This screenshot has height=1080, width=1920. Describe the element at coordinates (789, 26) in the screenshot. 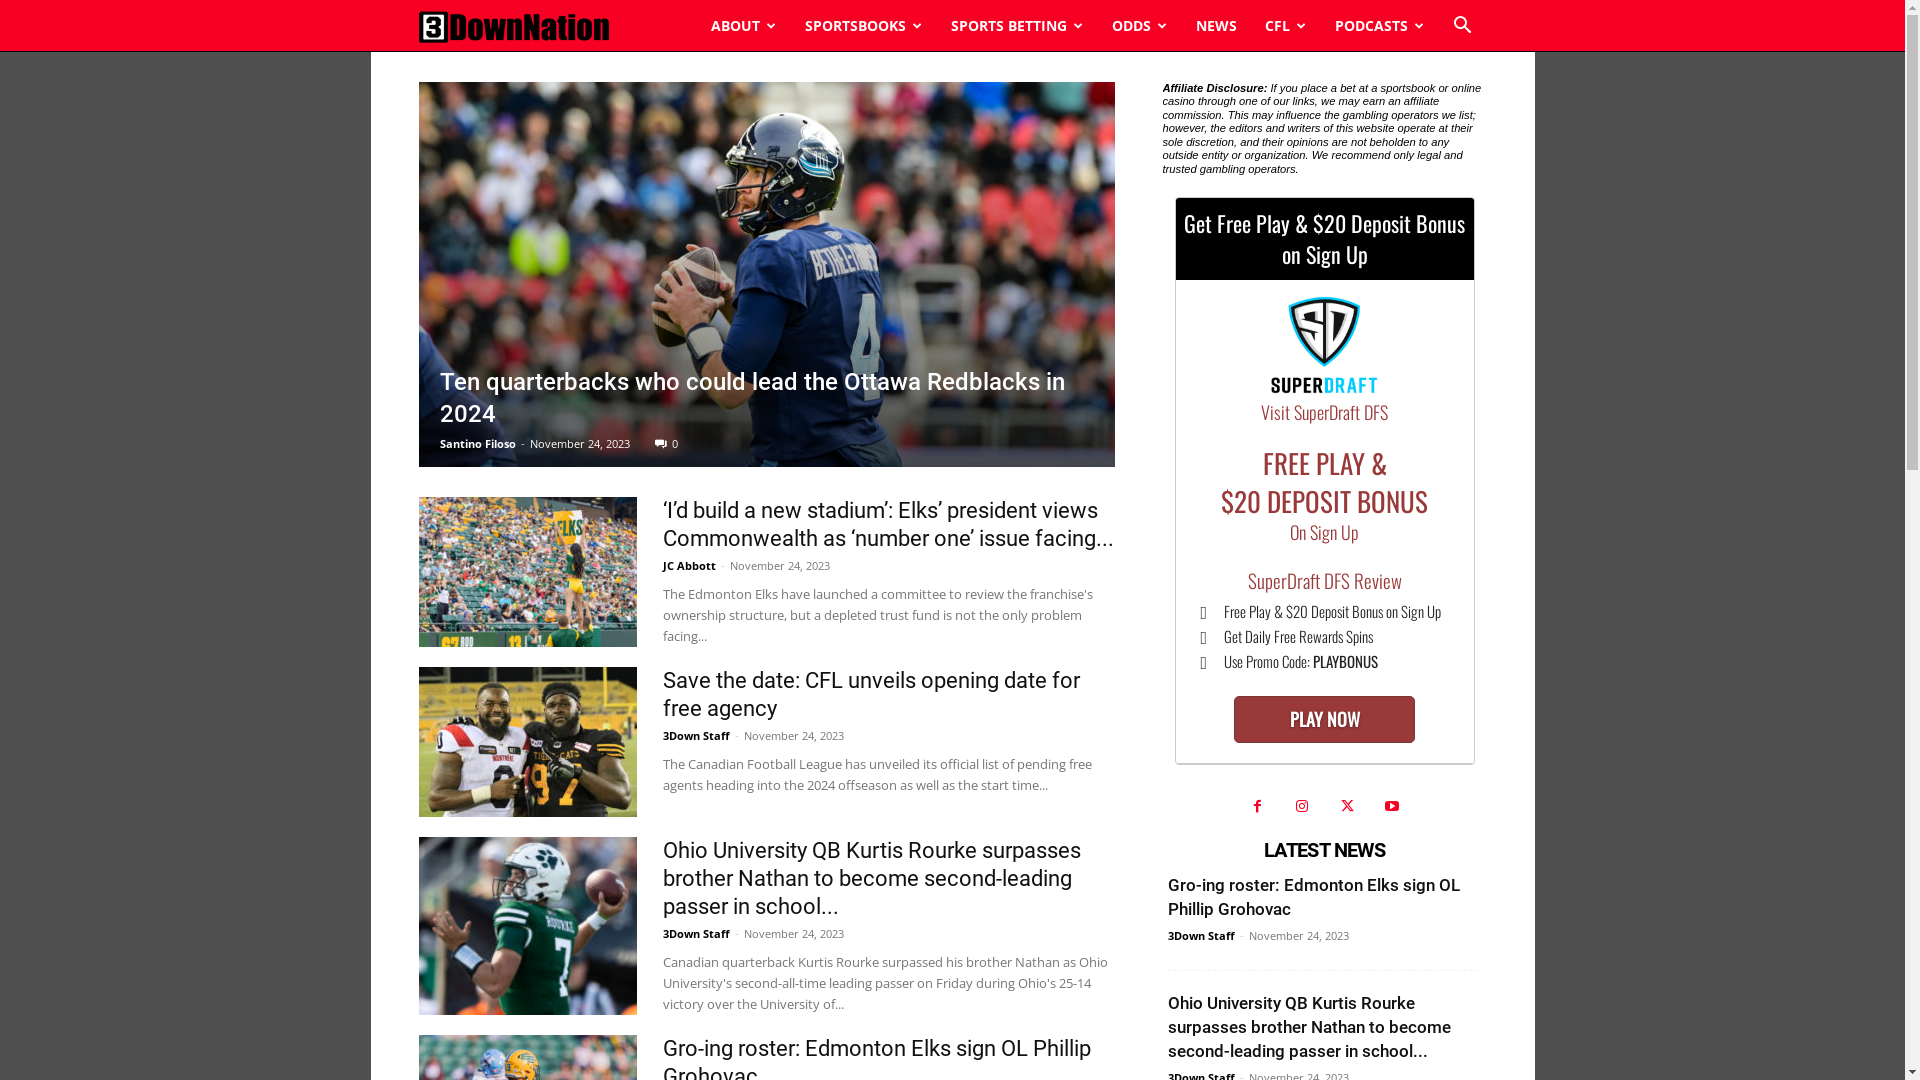

I see `'SPORTSBOOKS'` at that location.